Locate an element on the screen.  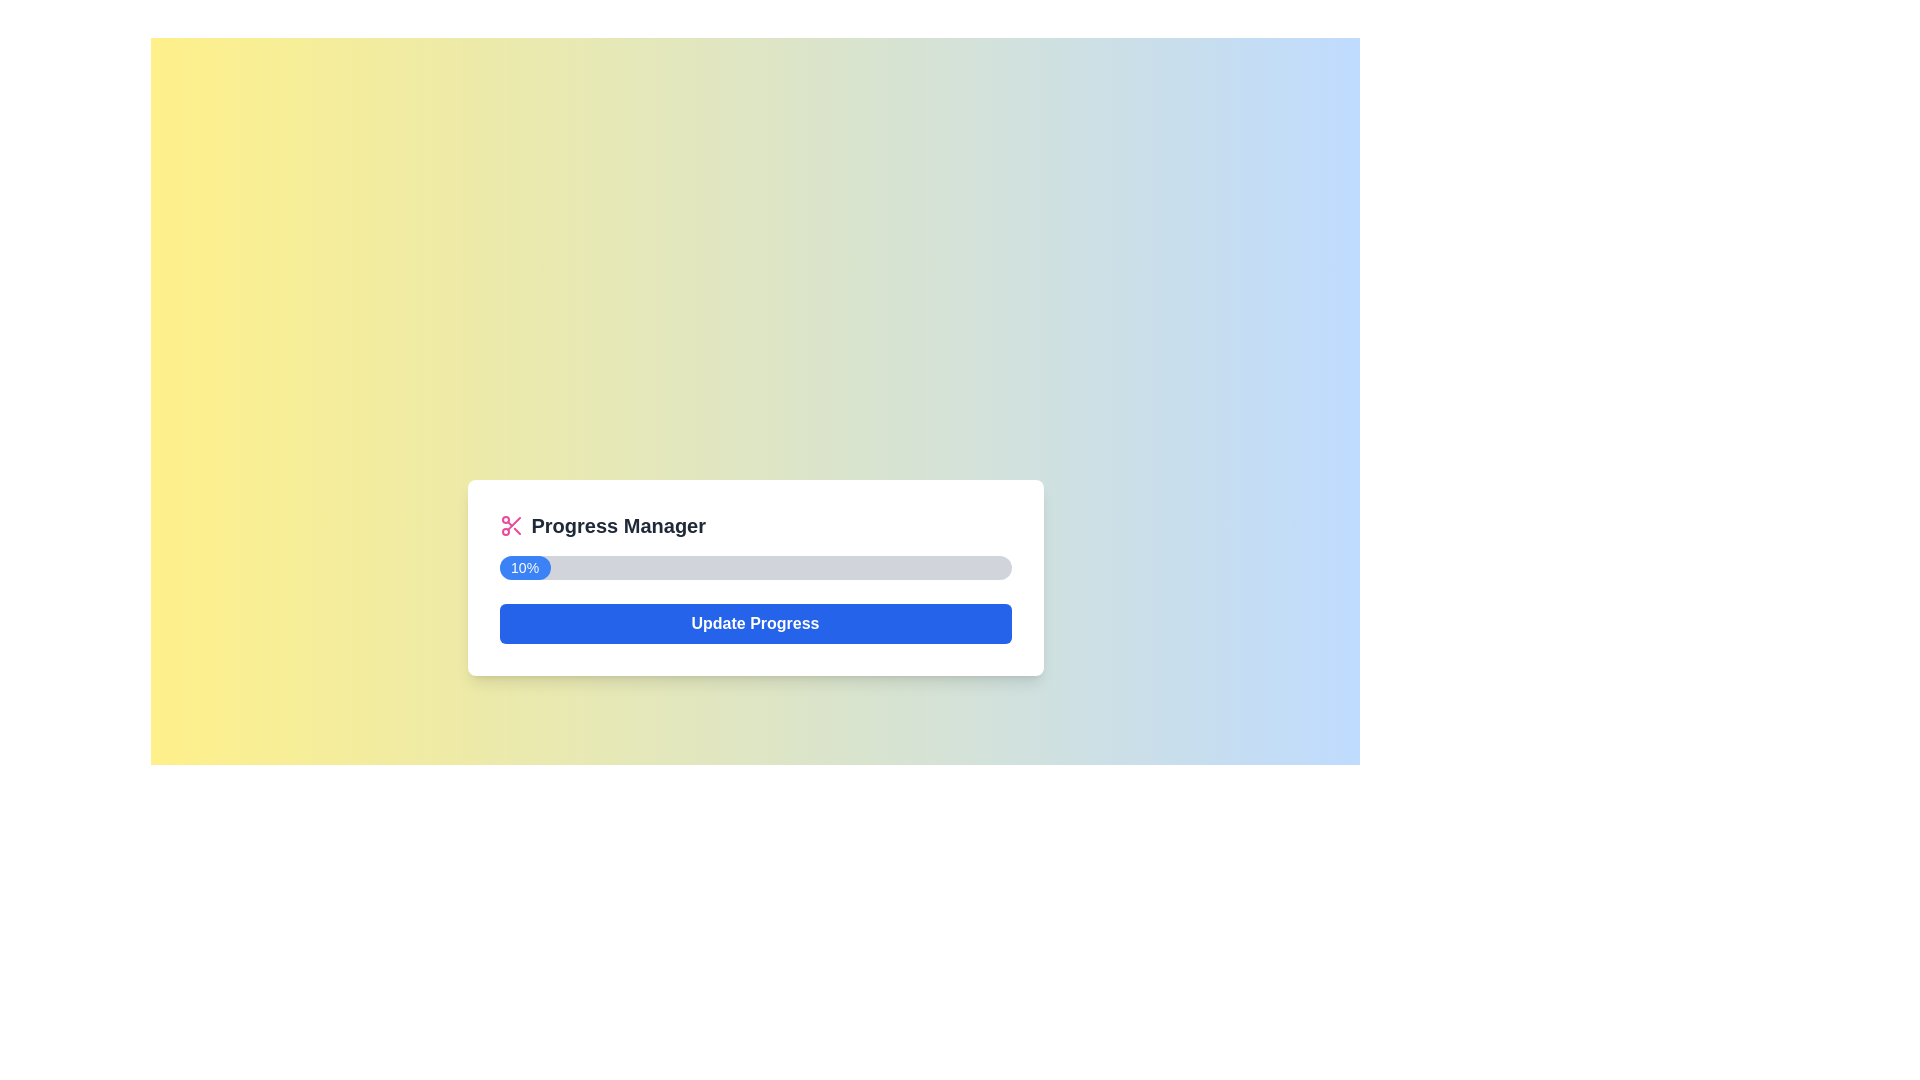
the 'Update Progress' button, which is a rectangular button with rounded corners, a blue background, and bold white text, located below the progress bar in the 'Progress Manager' card is located at coordinates (754, 623).